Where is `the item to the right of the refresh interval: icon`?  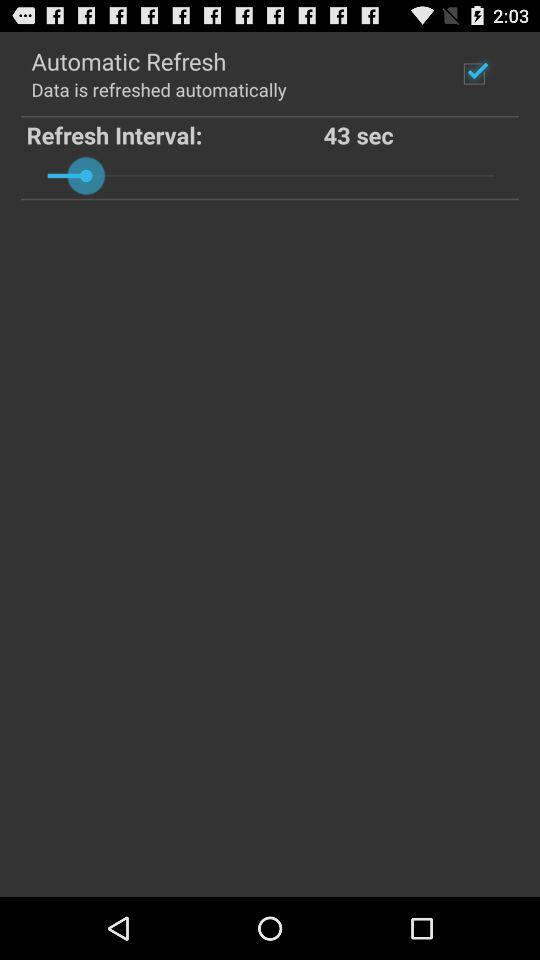 the item to the right of the refresh interval: icon is located at coordinates (418, 133).